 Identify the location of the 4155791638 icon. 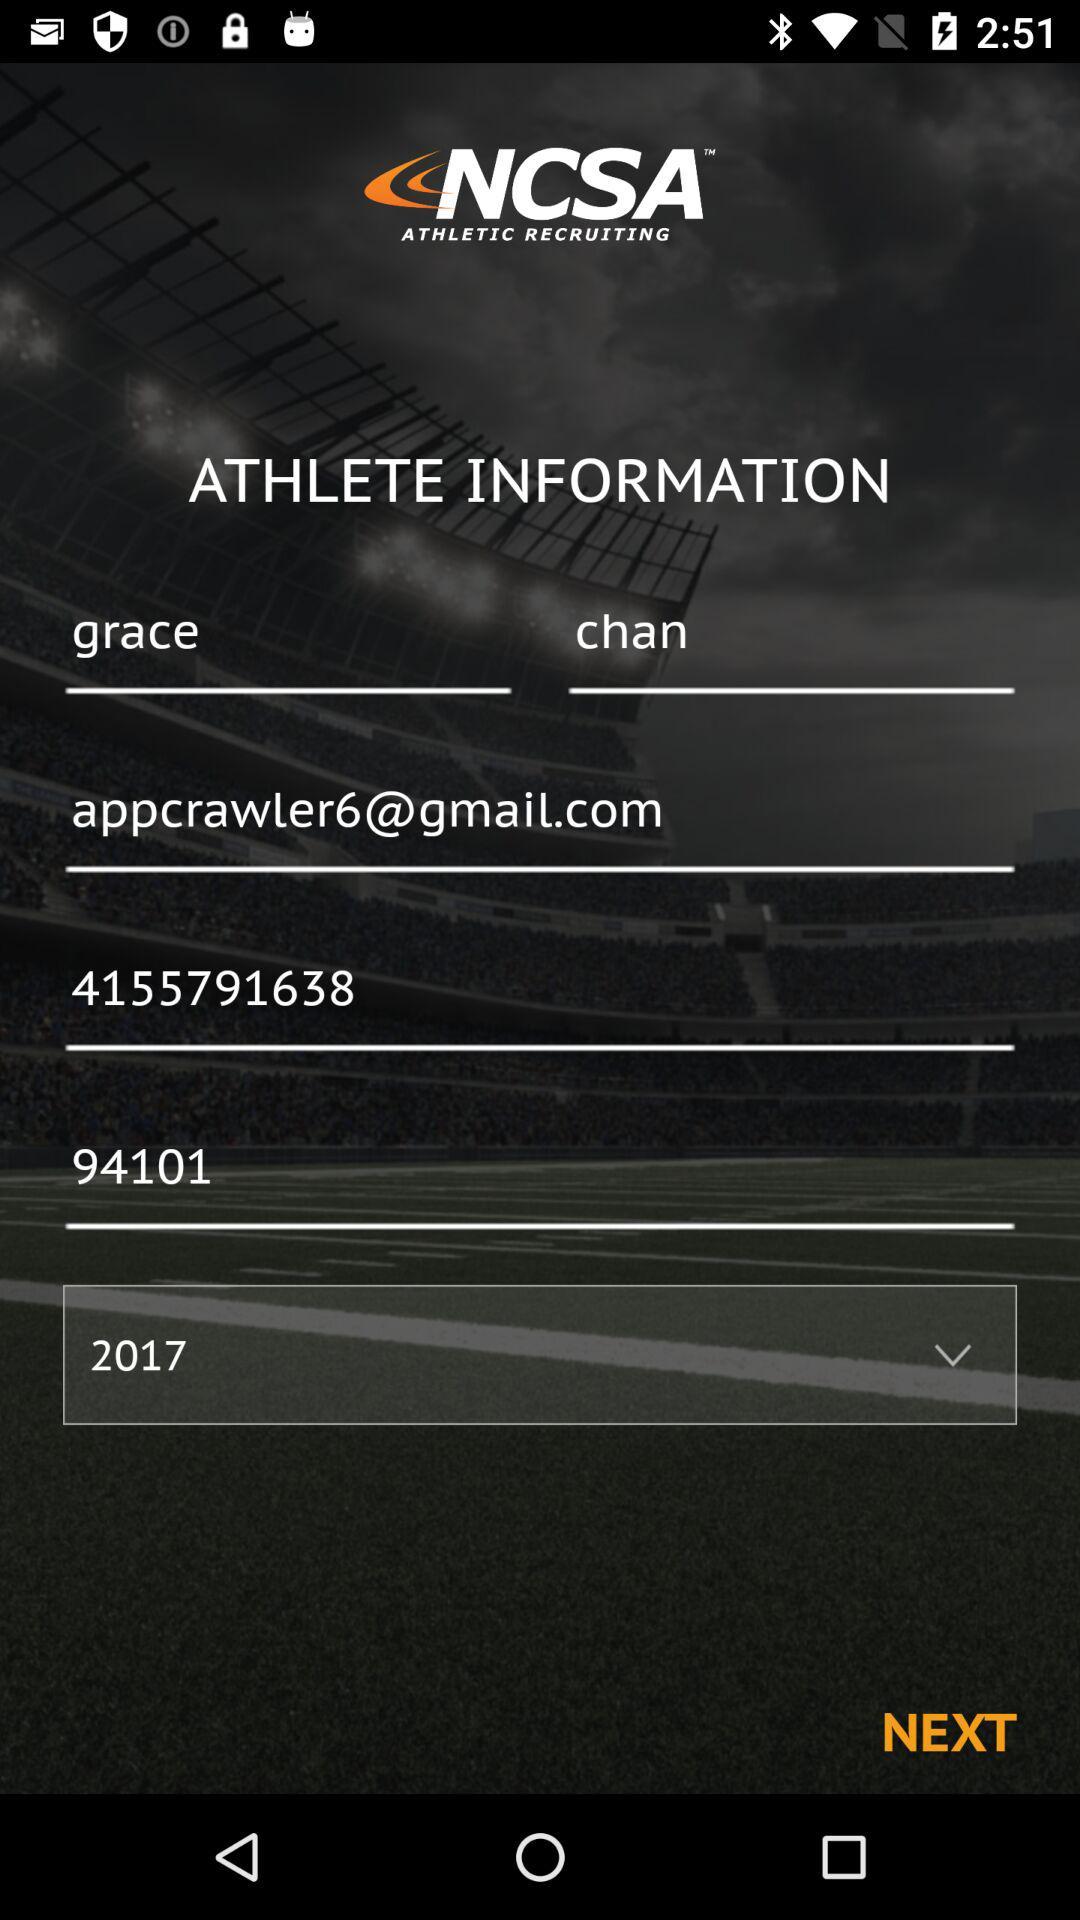
(540, 989).